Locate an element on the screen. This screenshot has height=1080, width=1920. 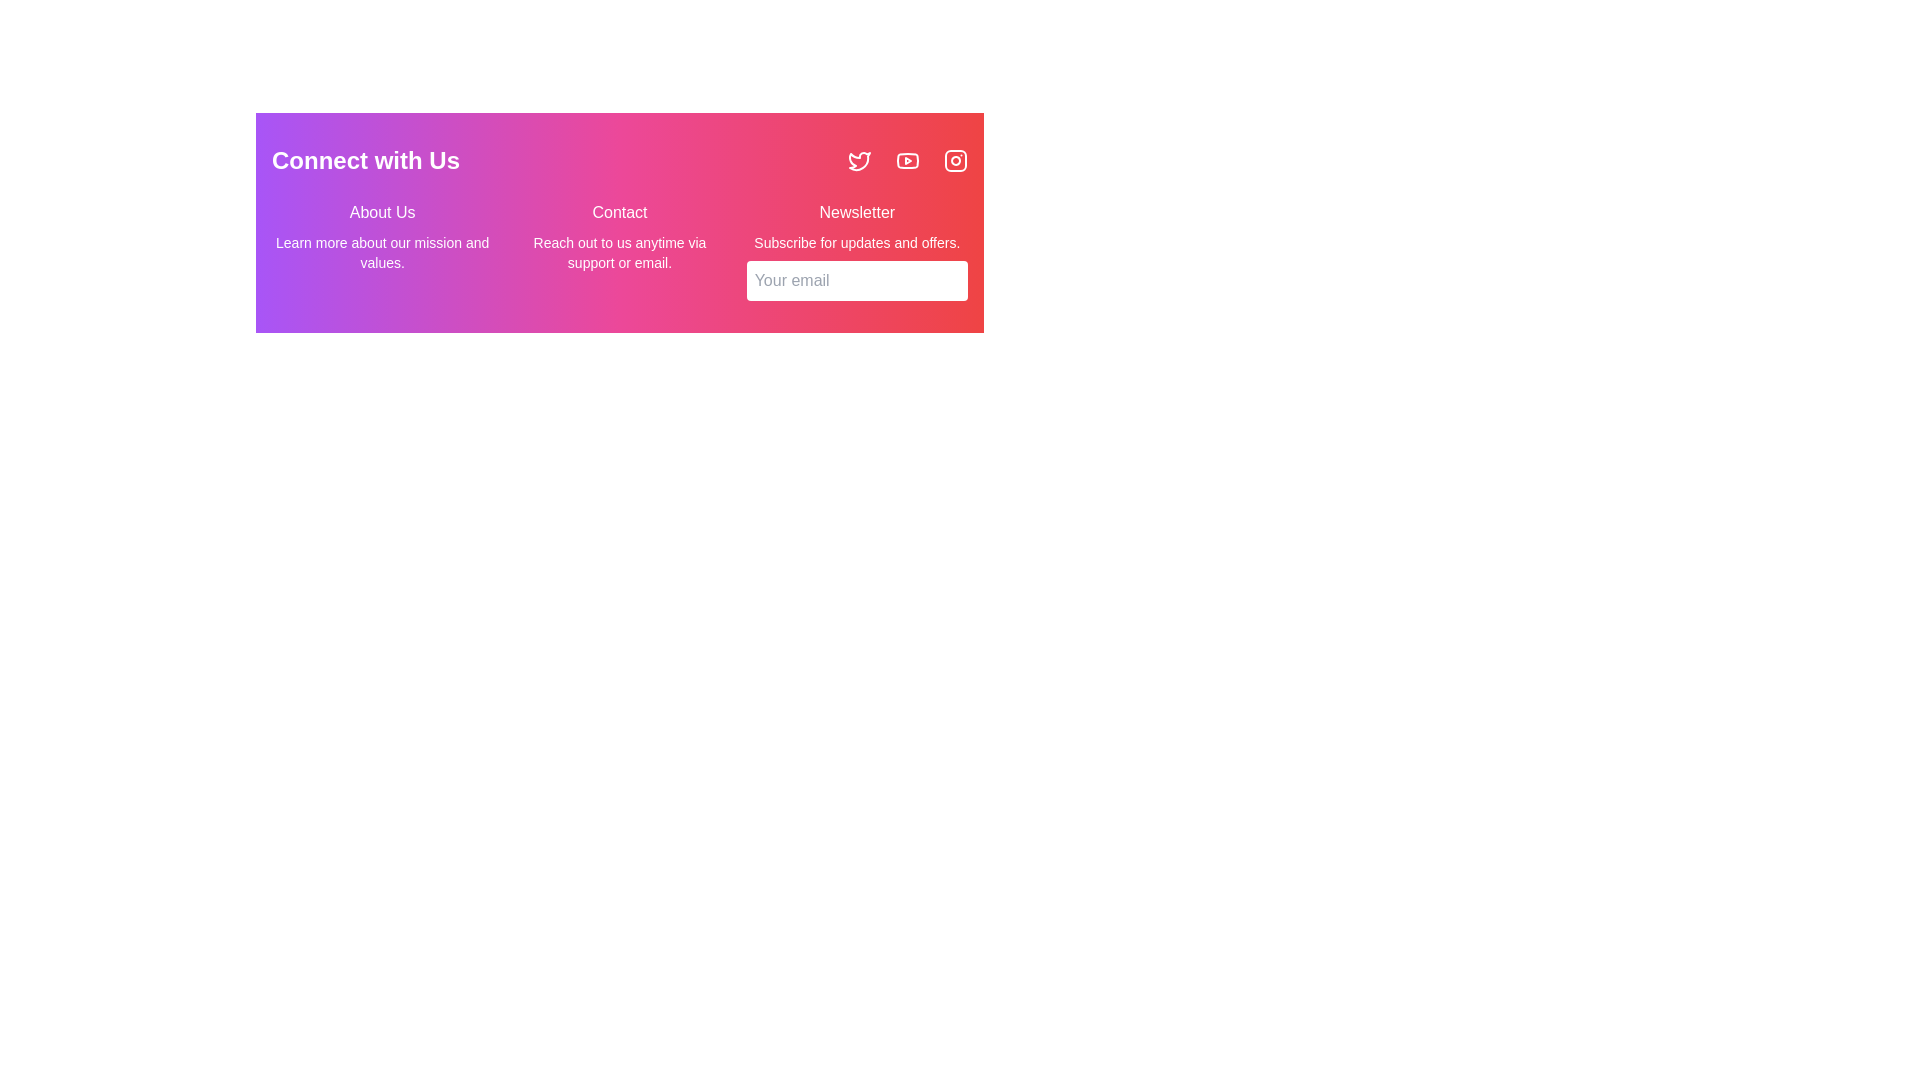
contents of the horizontal grid section labeled 'About Us,' 'Contact,' and 'Newsletter' located beneath the header 'Connect with Us.' is located at coordinates (618, 249).